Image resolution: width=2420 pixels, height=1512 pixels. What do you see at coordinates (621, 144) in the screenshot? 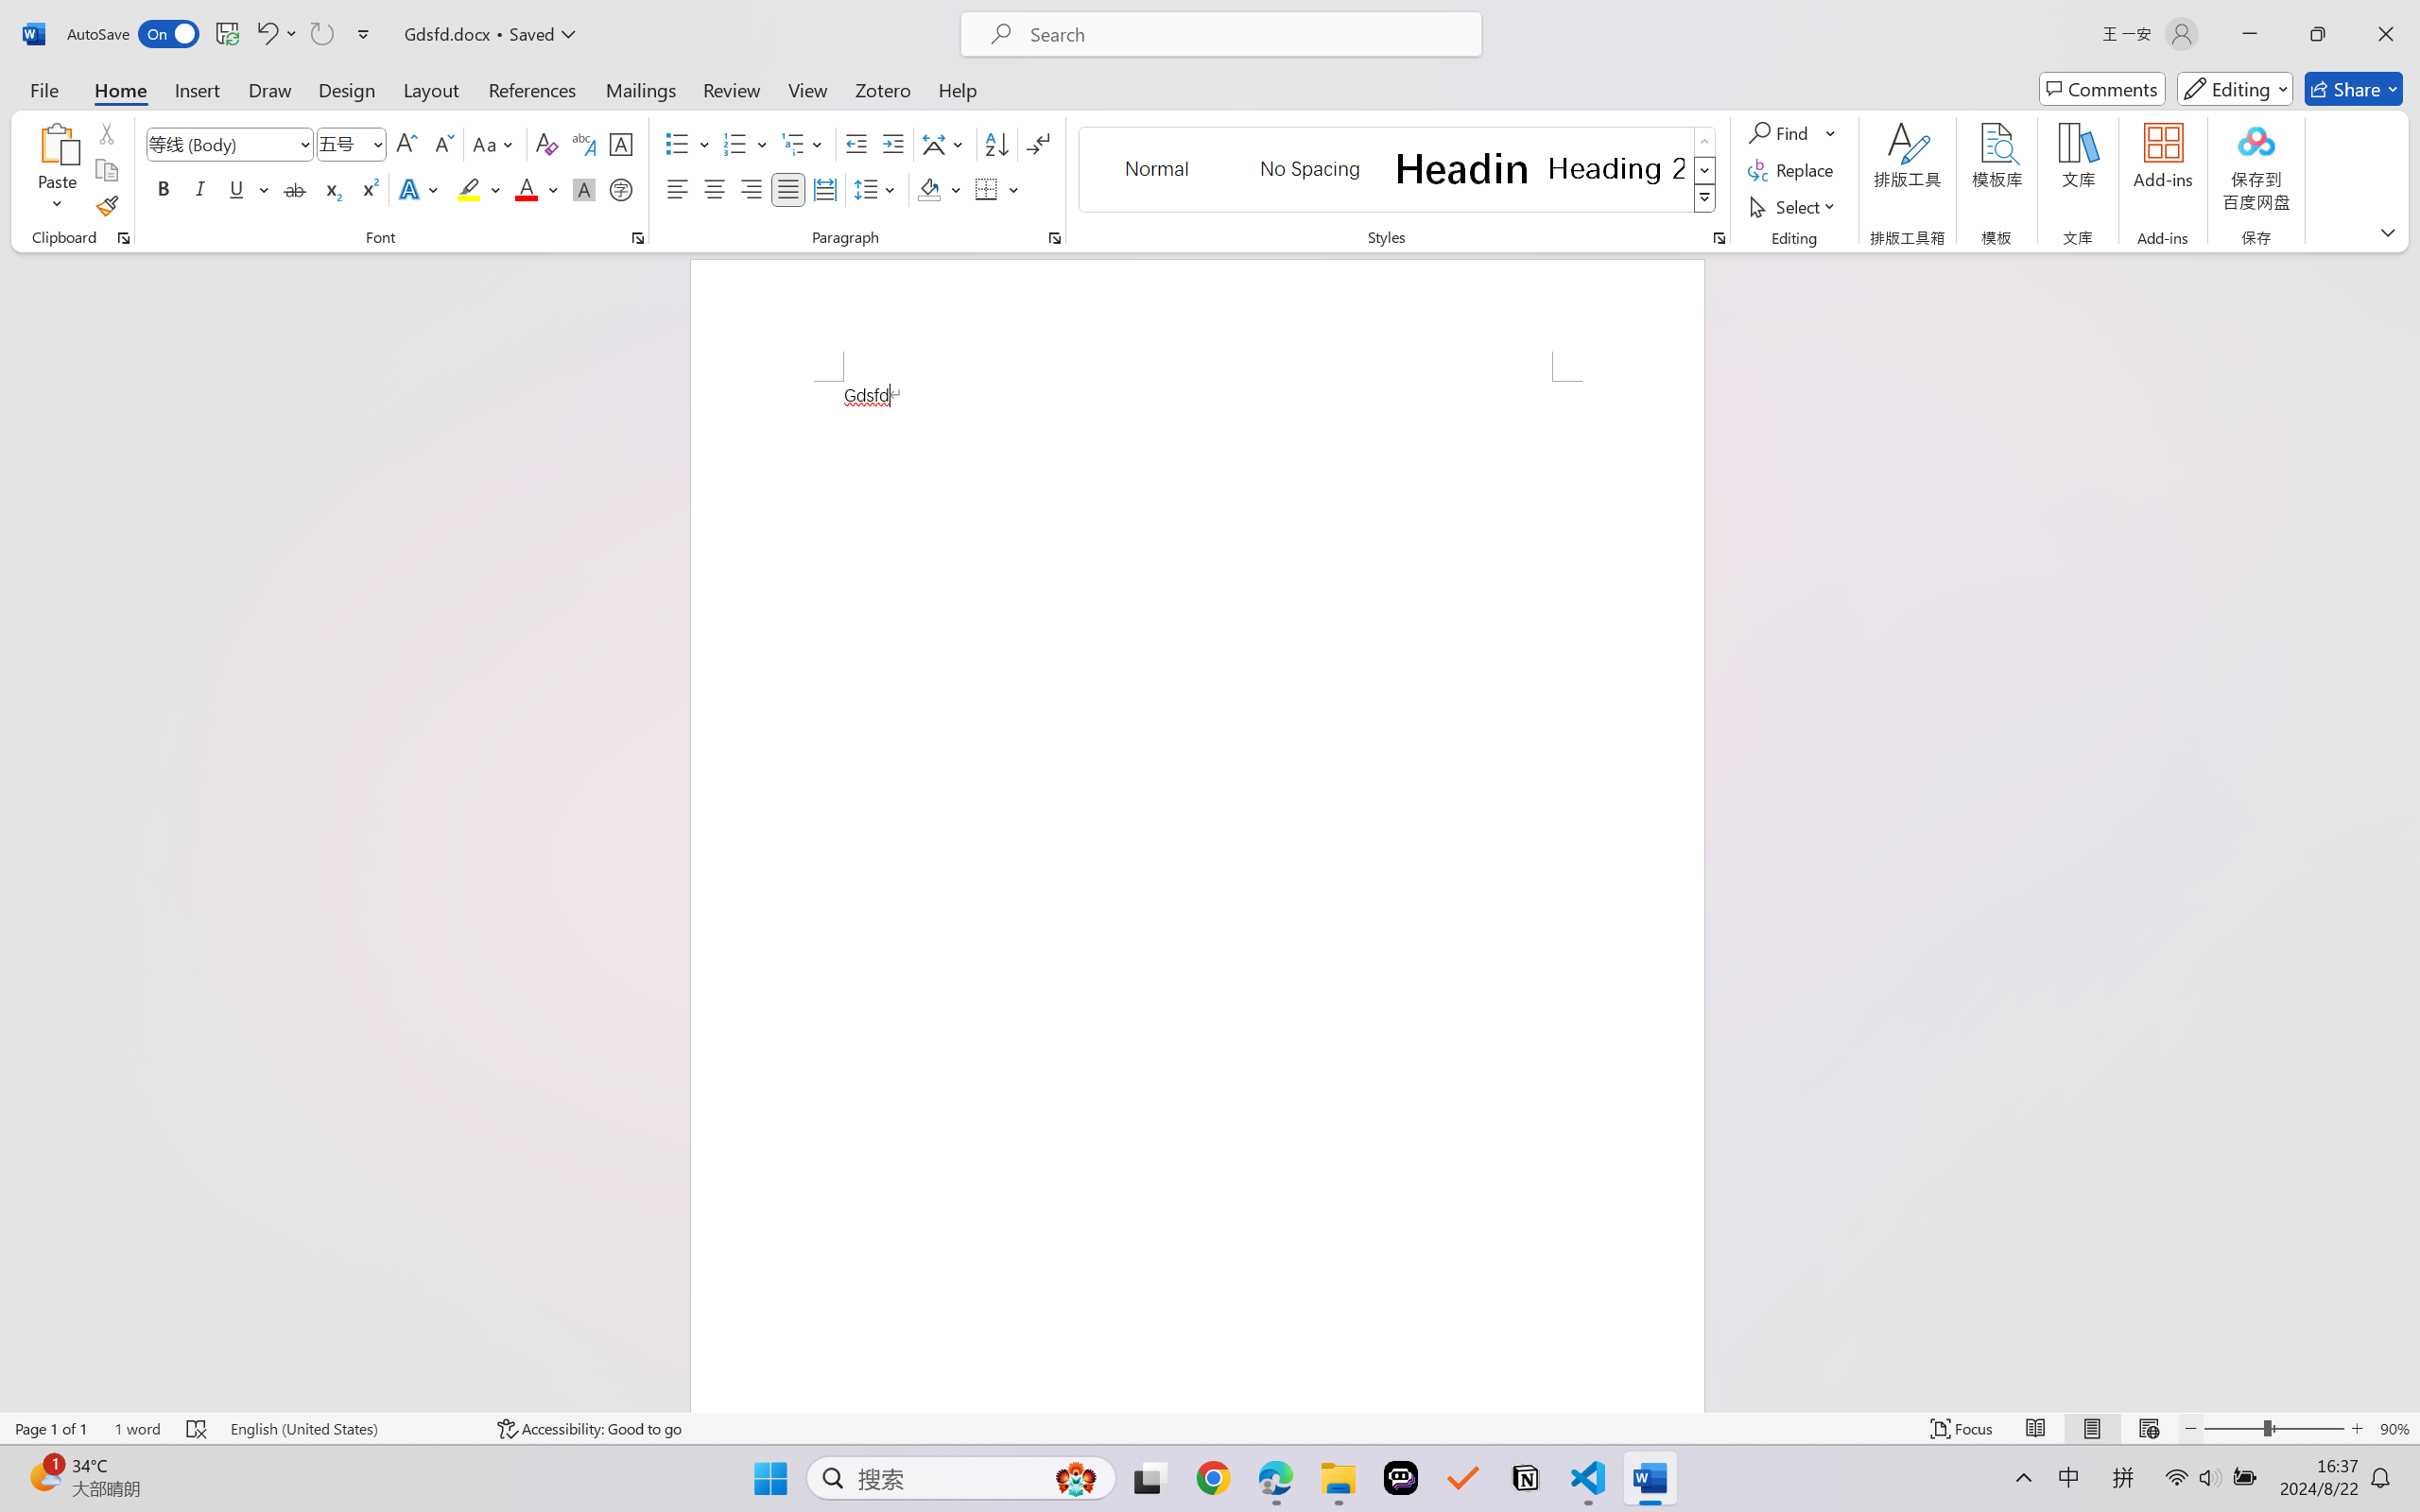
I see `'Character Border'` at bounding box center [621, 144].